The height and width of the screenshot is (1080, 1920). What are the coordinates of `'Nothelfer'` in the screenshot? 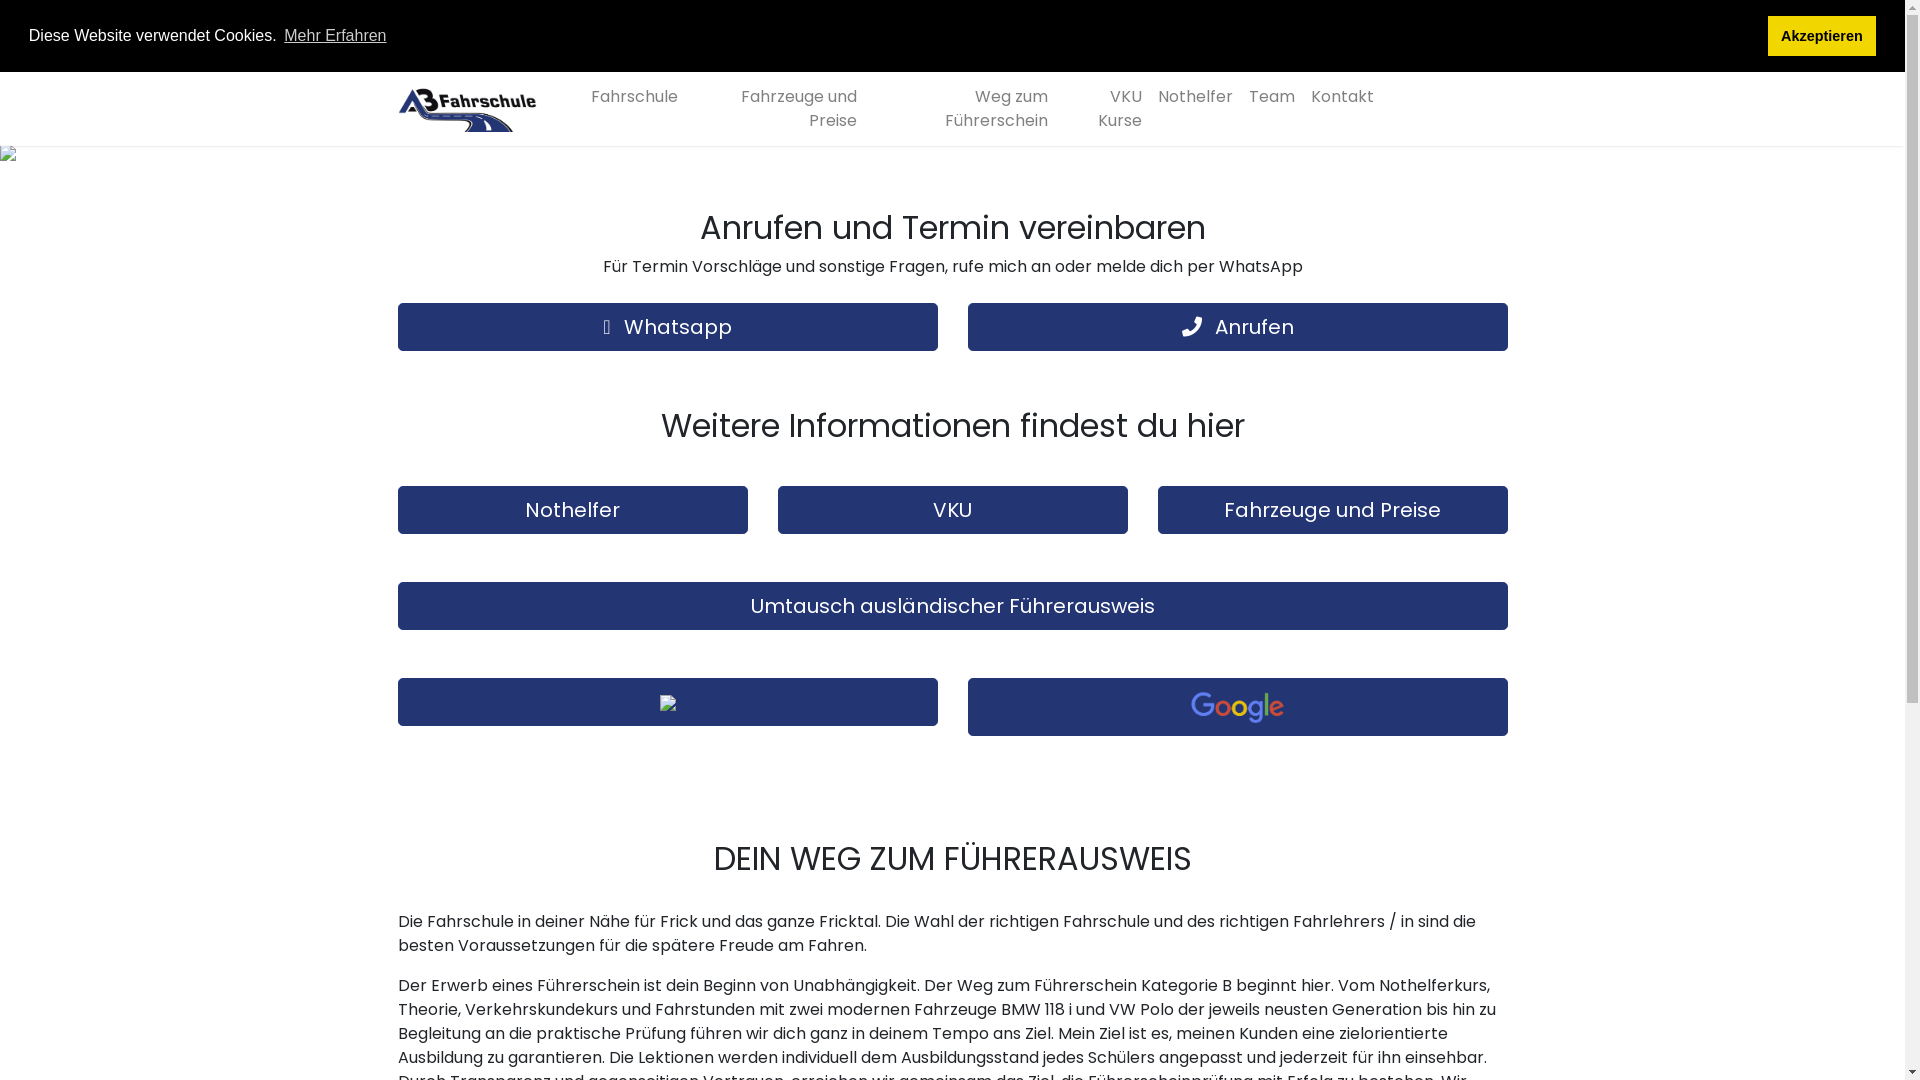 It's located at (1195, 96).